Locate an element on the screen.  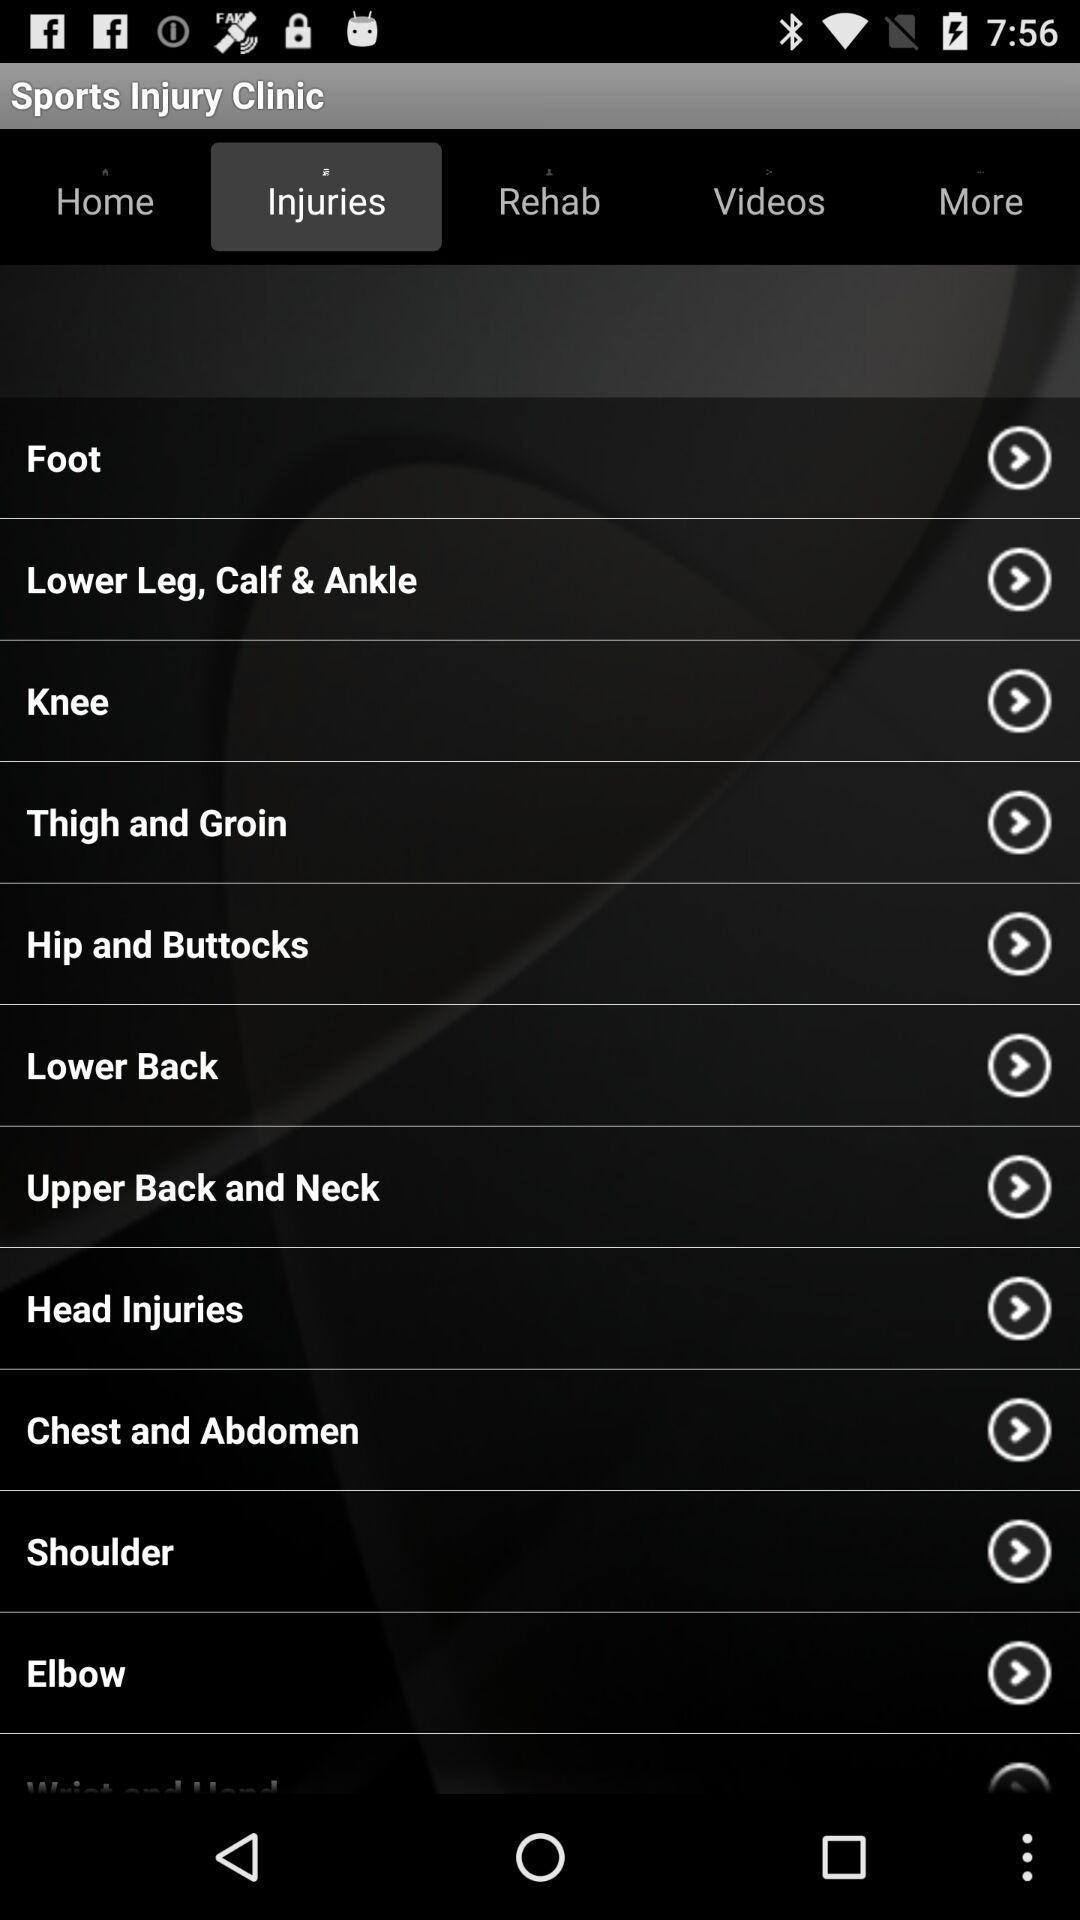
item above the lower leg calf is located at coordinates (62, 456).